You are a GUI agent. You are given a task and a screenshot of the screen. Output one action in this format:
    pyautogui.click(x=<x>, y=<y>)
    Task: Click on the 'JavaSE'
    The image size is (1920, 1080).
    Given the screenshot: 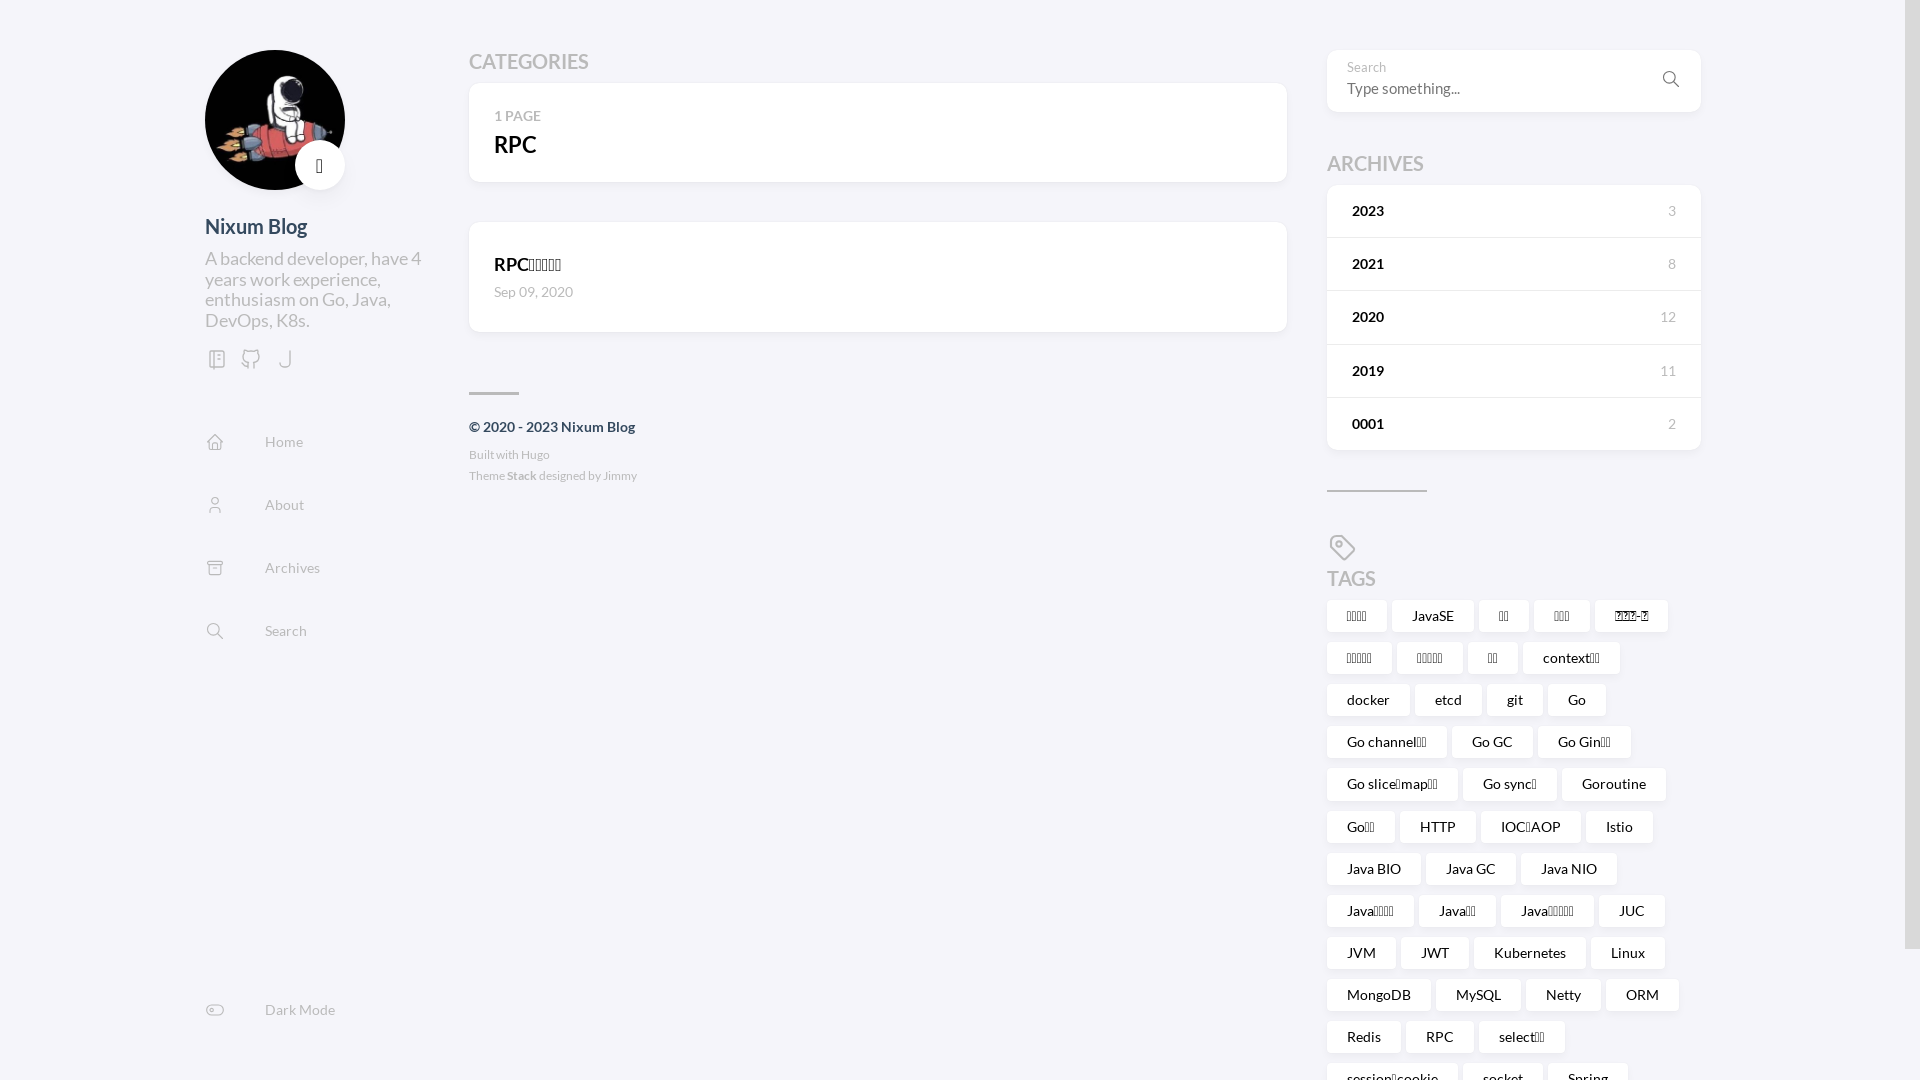 What is the action you would take?
    pyautogui.click(x=1432, y=615)
    